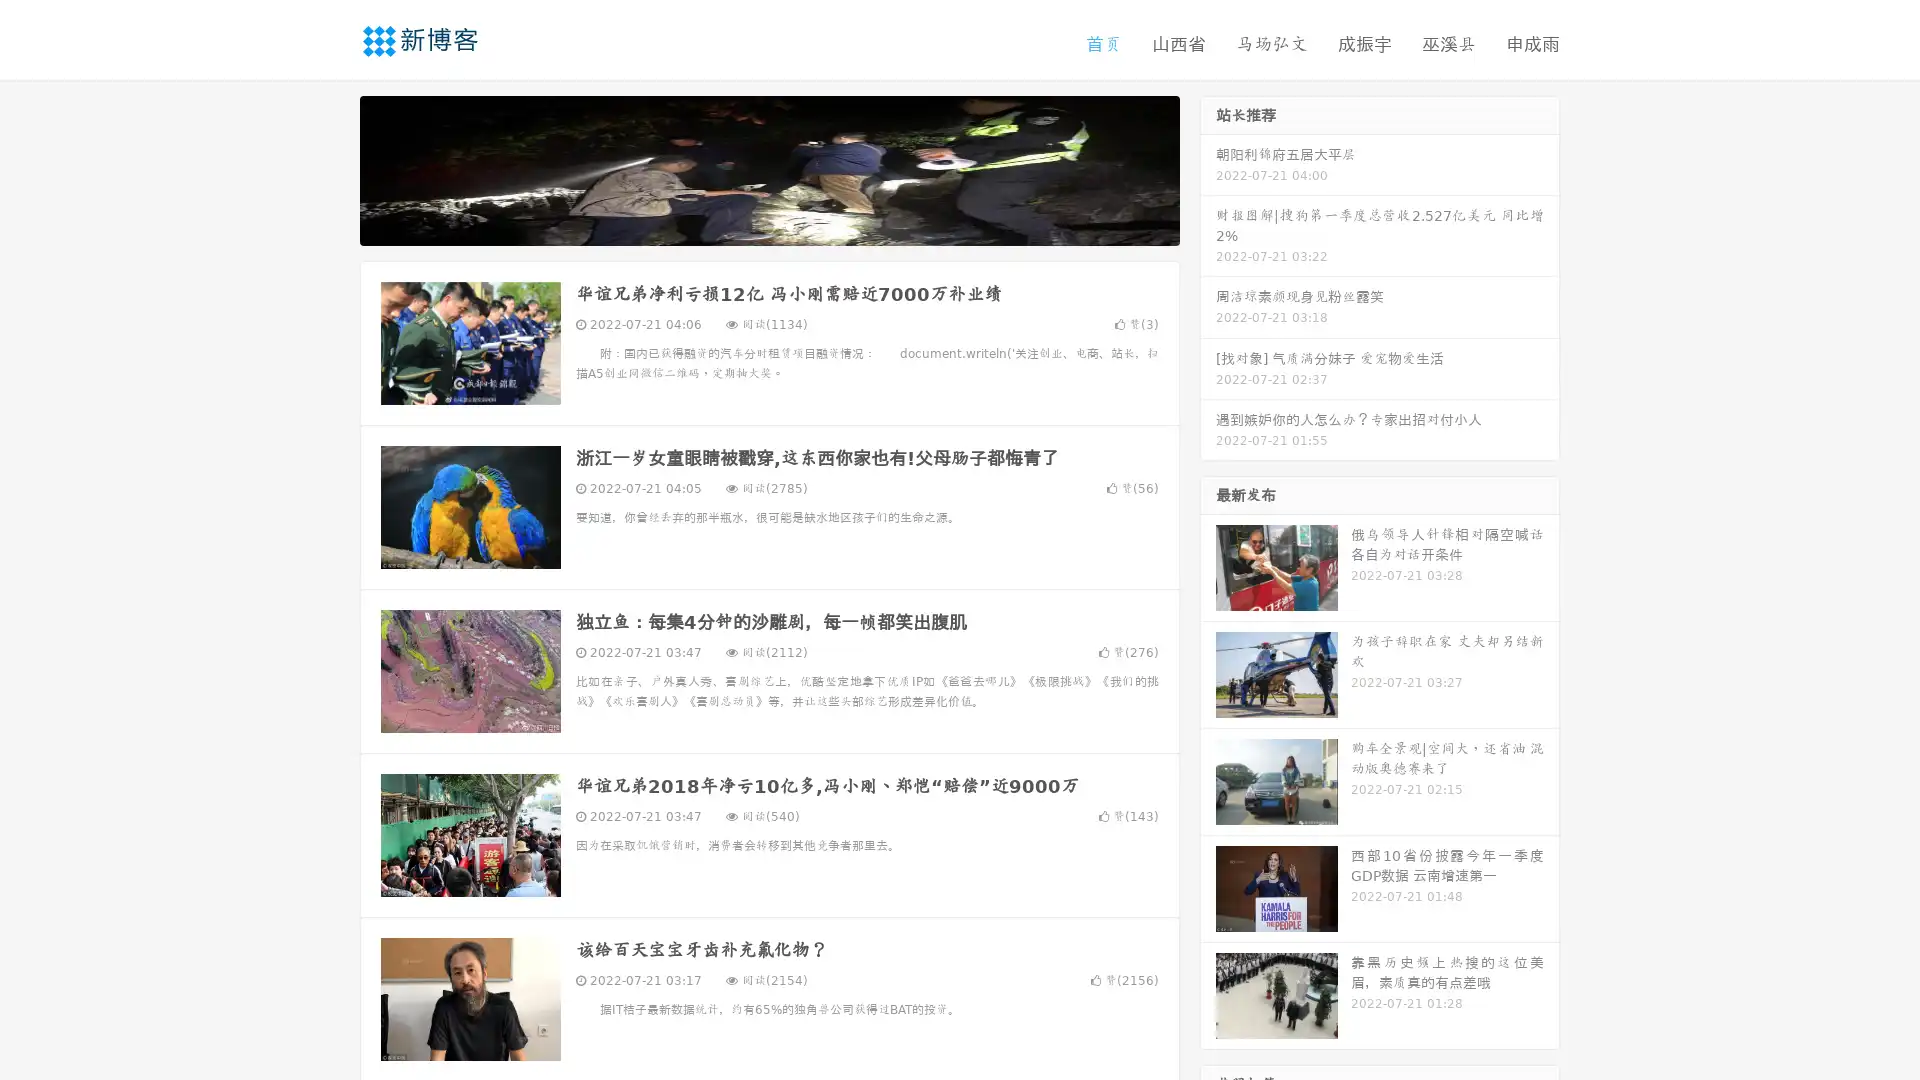 The width and height of the screenshot is (1920, 1080). What do you see at coordinates (748, 225) in the screenshot?
I see `Go to slide 1` at bounding box center [748, 225].